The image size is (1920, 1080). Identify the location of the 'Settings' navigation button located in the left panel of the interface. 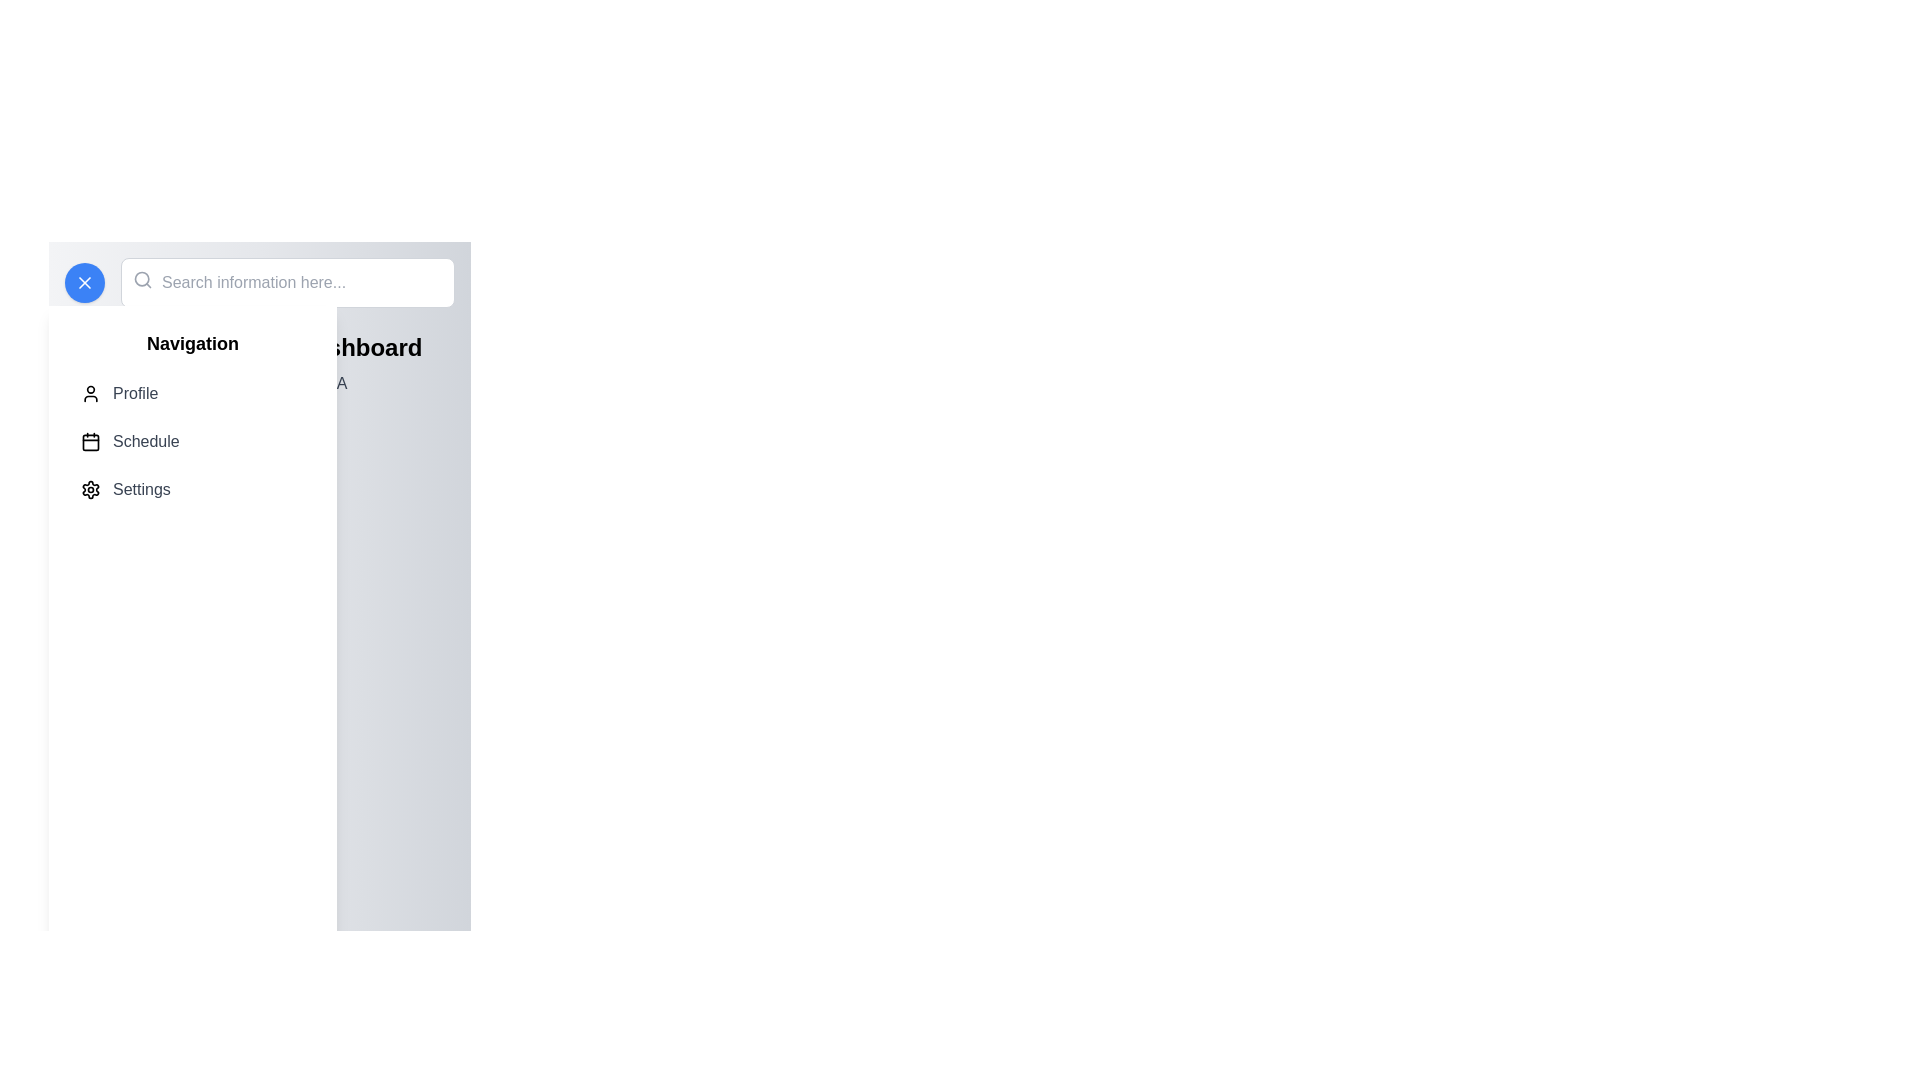
(192, 489).